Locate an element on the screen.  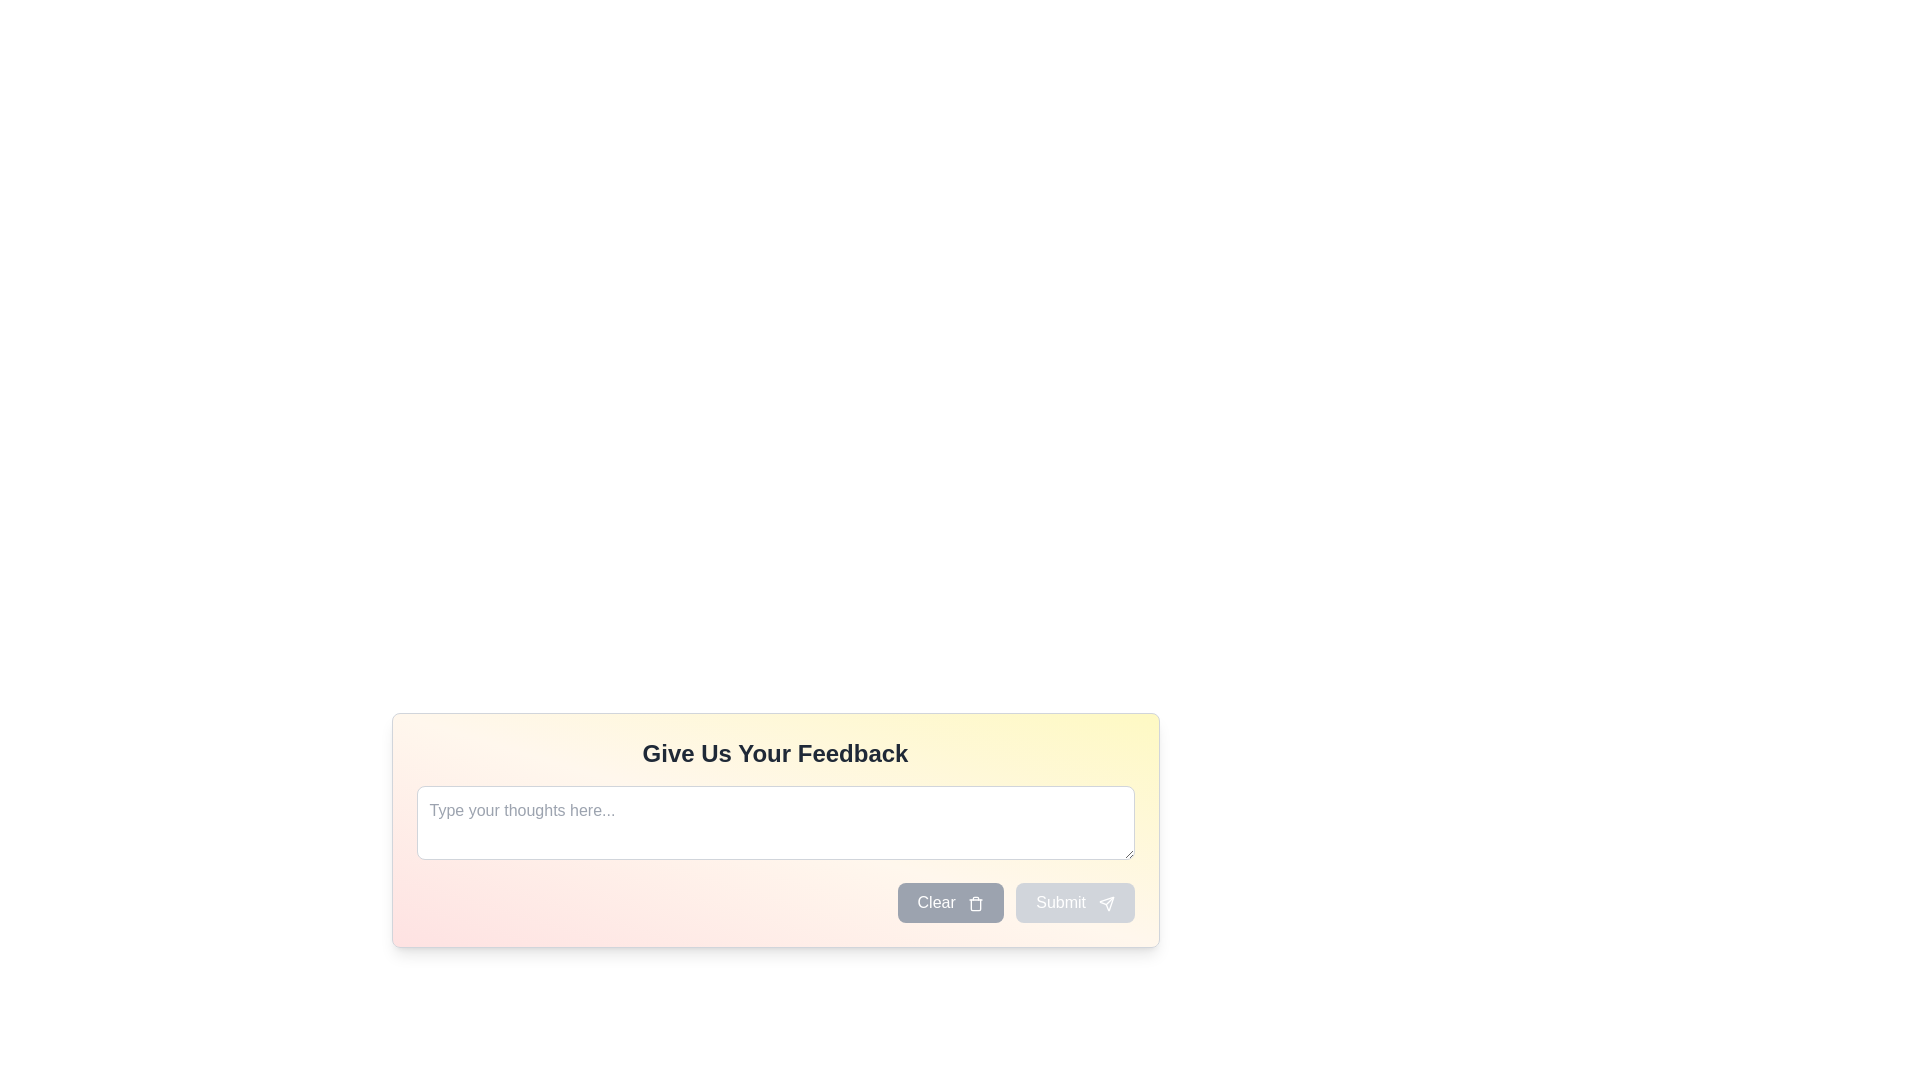
the 'Submit' button which is a rectangular button with a gray background and white text, located to the right of the 'Clear' button at the bottom right of the feedback form is located at coordinates (1074, 902).